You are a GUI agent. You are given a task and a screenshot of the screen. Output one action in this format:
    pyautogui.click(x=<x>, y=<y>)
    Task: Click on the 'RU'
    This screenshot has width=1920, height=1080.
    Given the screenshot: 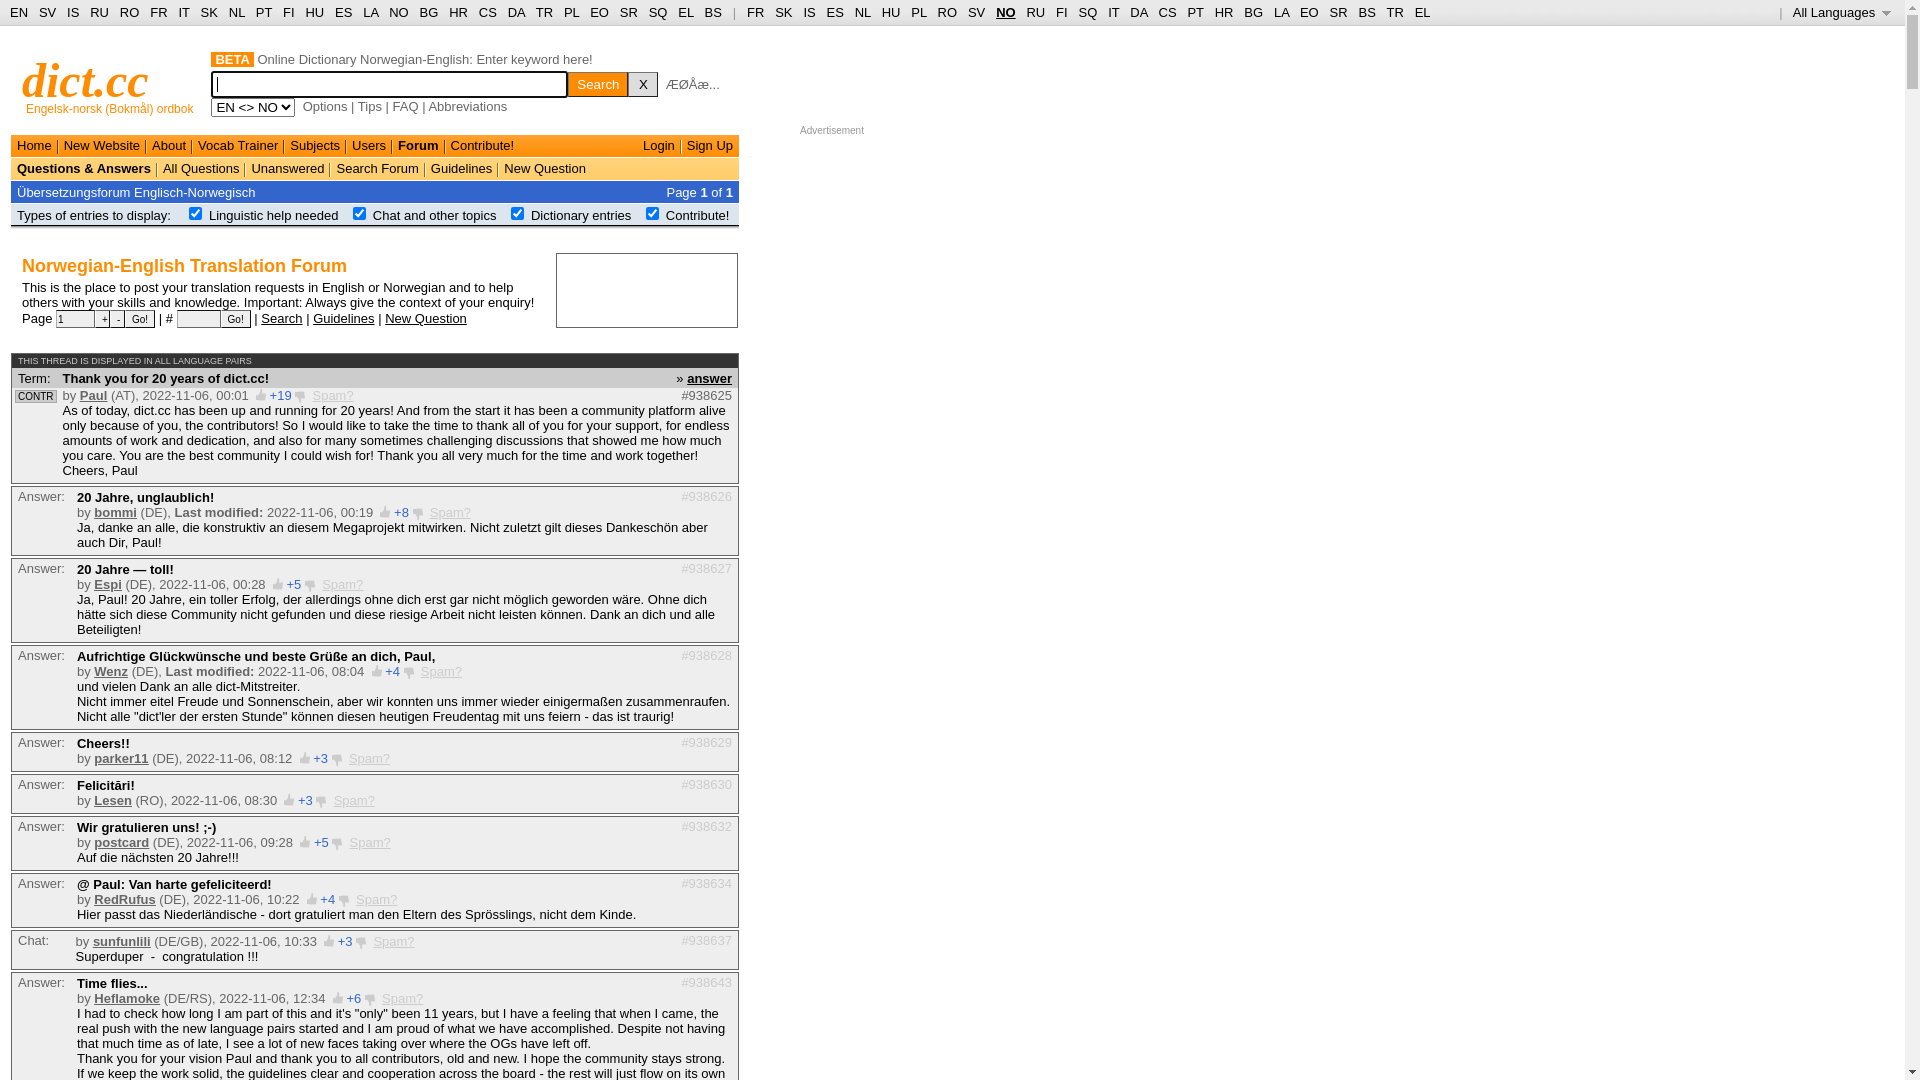 What is the action you would take?
    pyautogui.click(x=1035, y=12)
    